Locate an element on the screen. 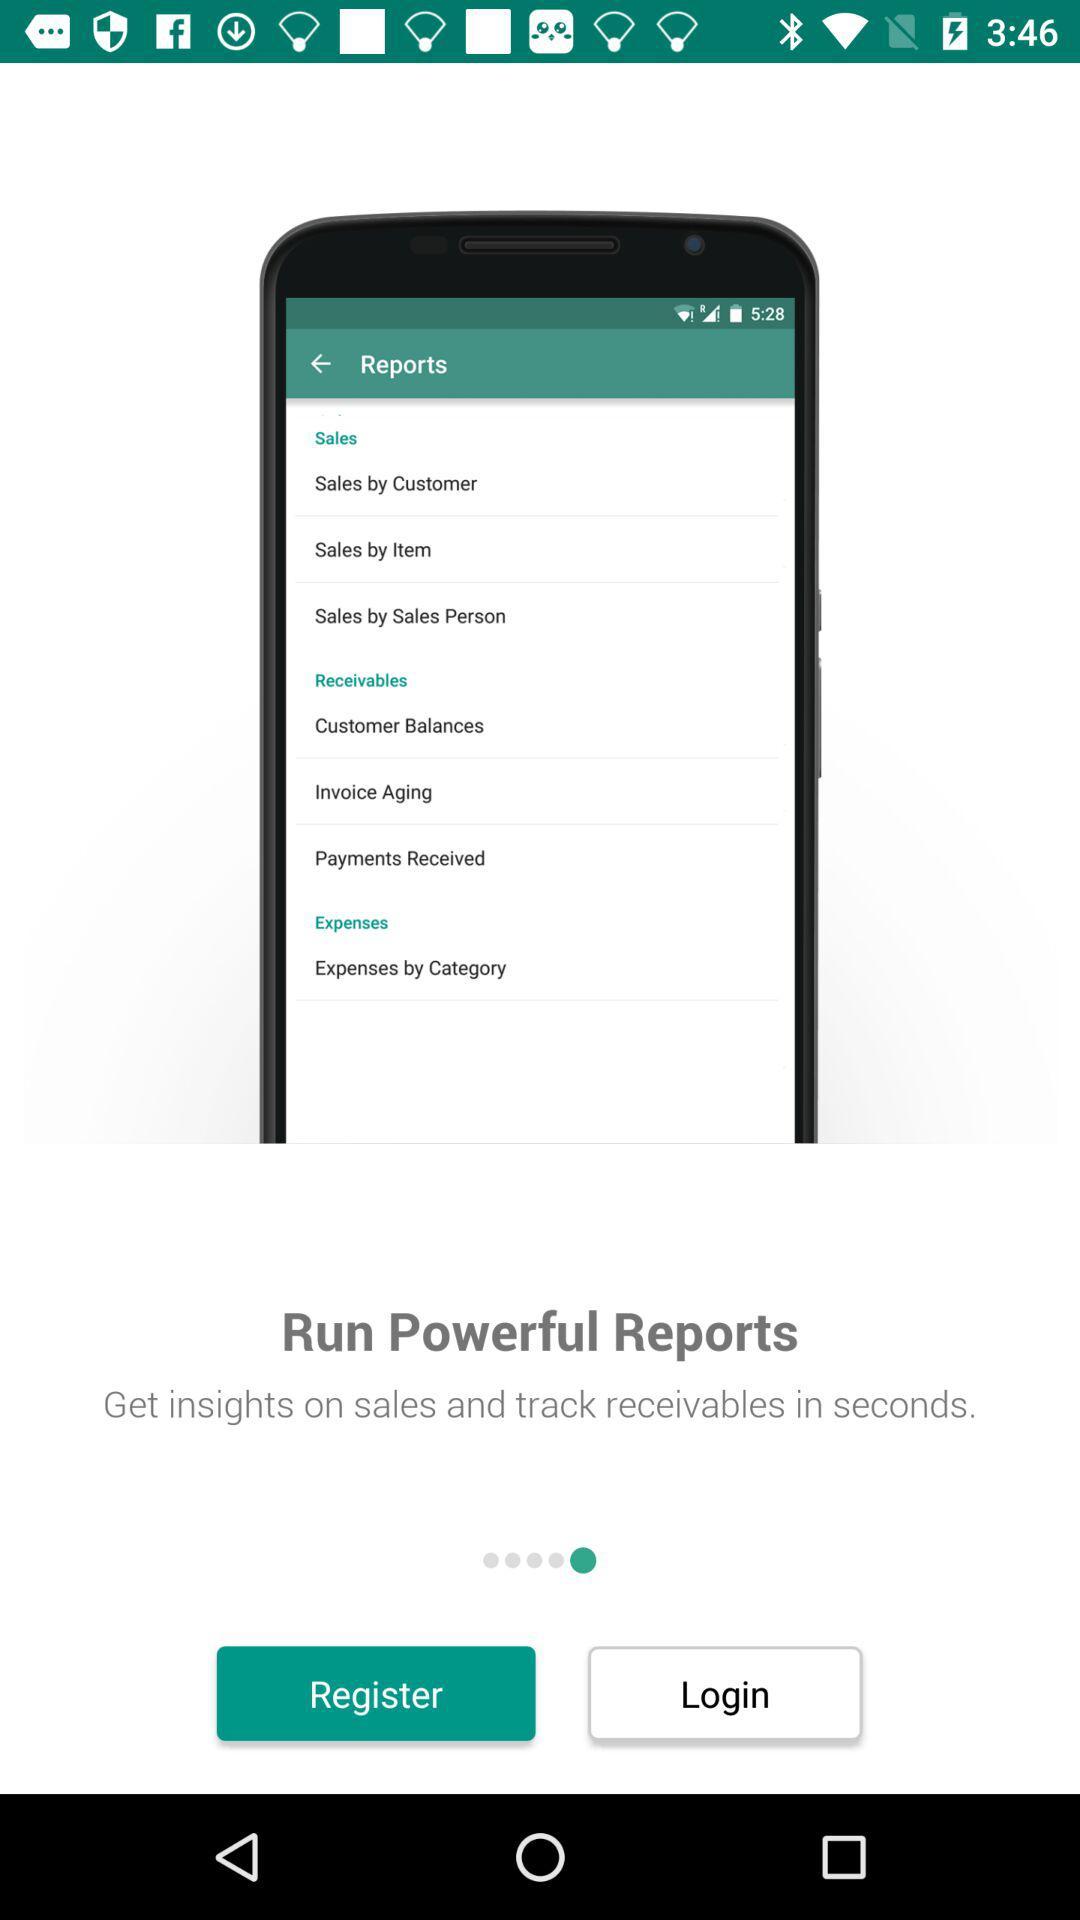  the login icon is located at coordinates (725, 1692).